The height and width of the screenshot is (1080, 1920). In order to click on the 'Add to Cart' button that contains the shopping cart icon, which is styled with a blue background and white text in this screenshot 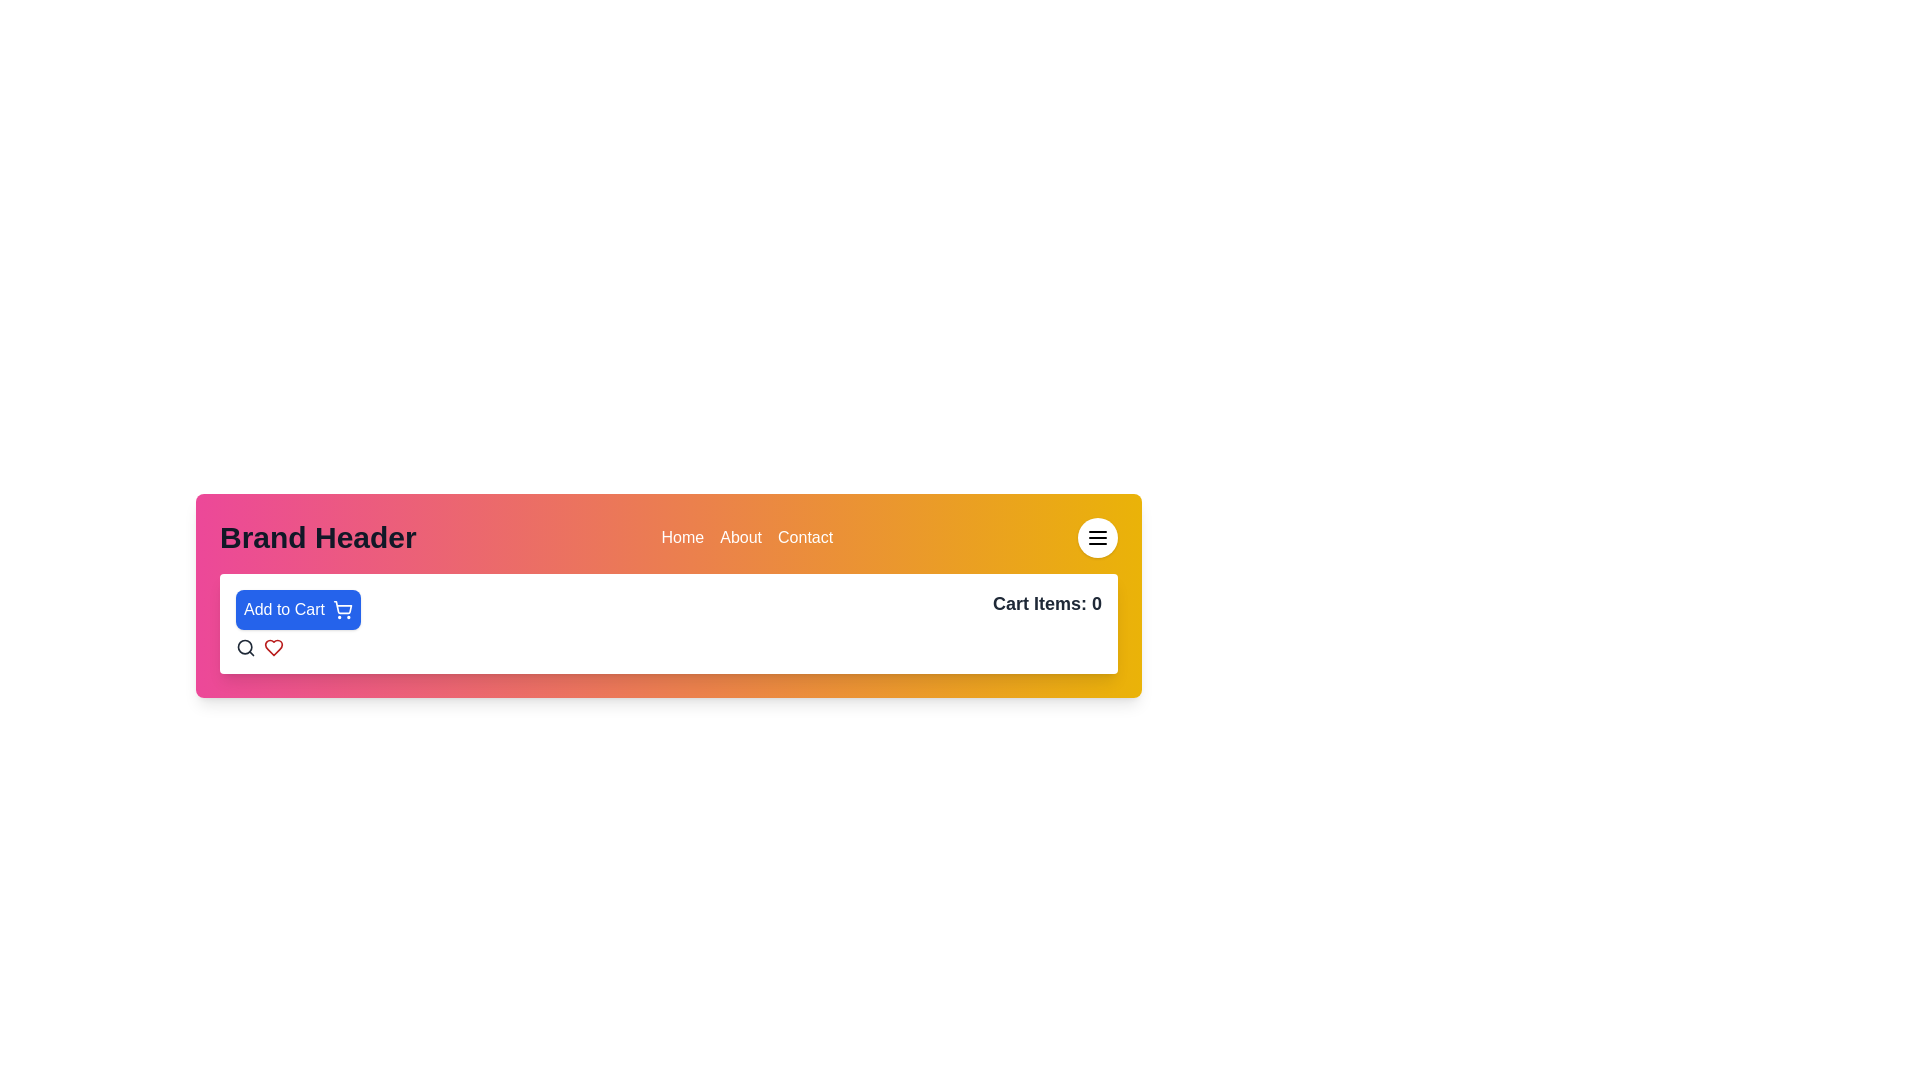, I will do `click(342, 608)`.